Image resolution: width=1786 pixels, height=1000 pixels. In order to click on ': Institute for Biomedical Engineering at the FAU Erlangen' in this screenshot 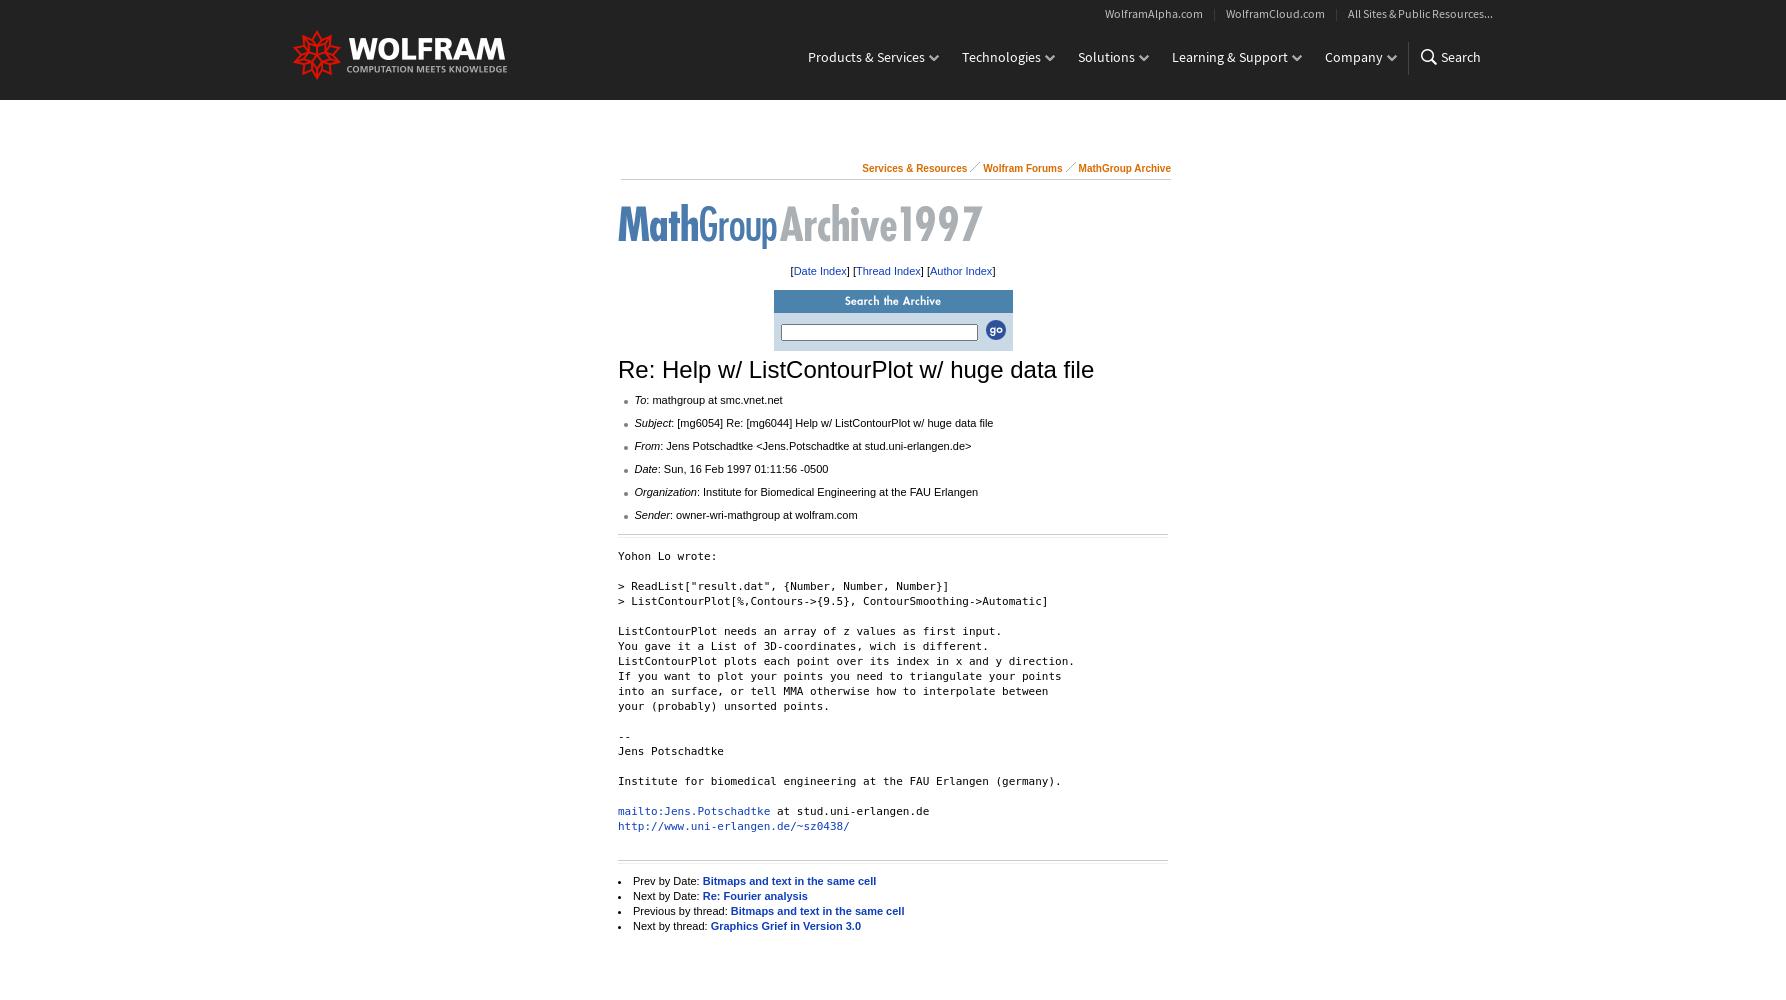, I will do `click(835, 491)`.